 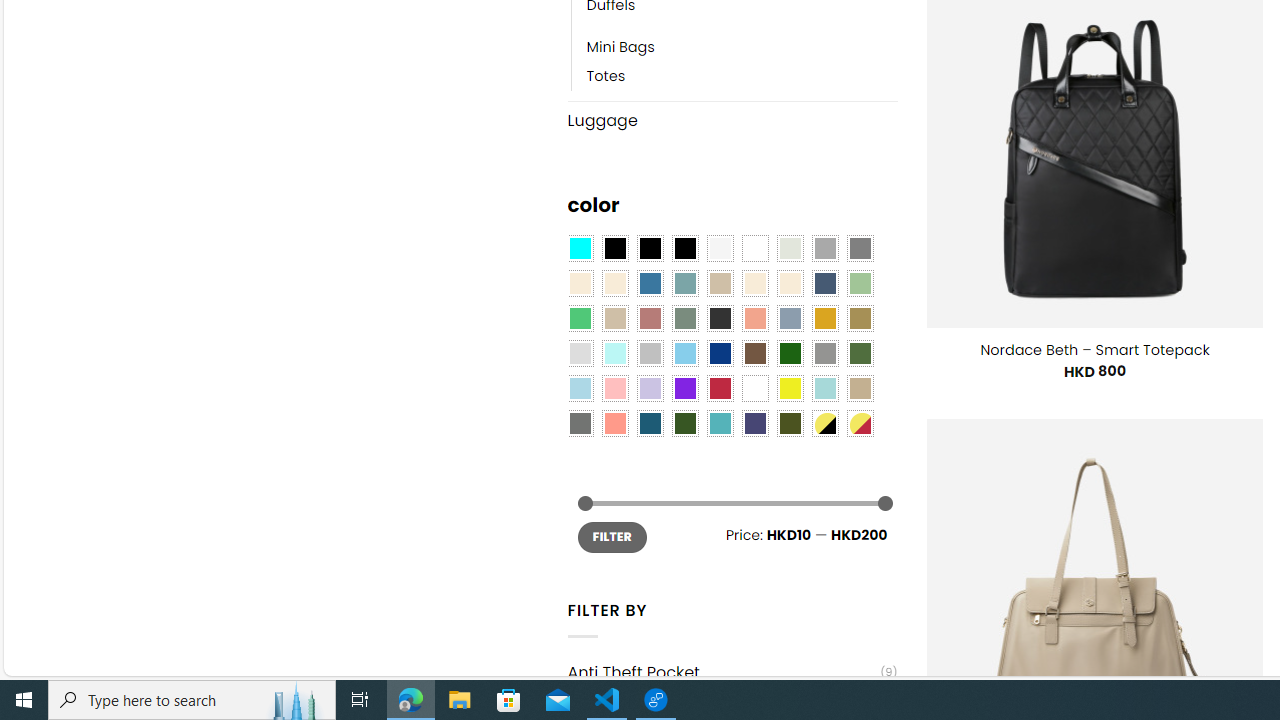 What do you see at coordinates (650, 248) in the screenshot?
I see `'Black'` at bounding box center [650, 248].